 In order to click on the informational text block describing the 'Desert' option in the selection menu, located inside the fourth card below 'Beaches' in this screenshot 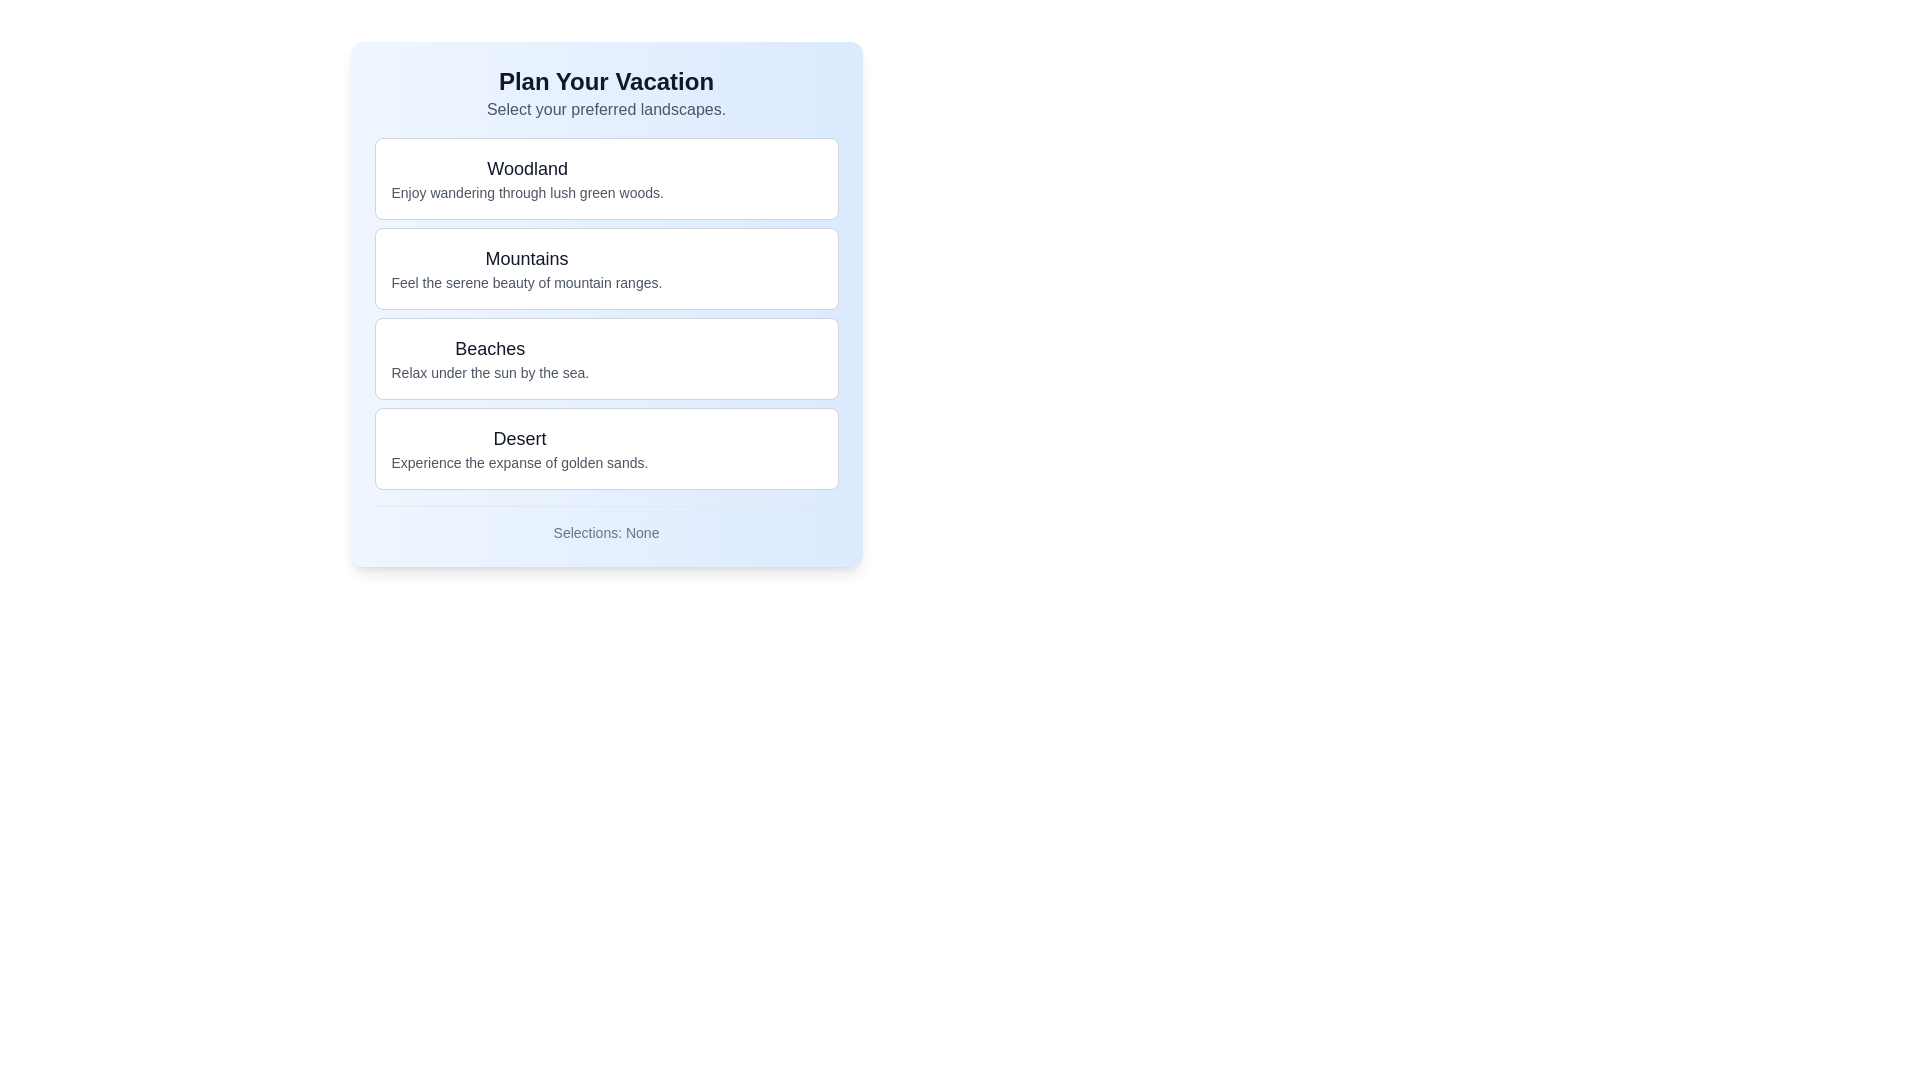, I will do `click(519, 447)`.